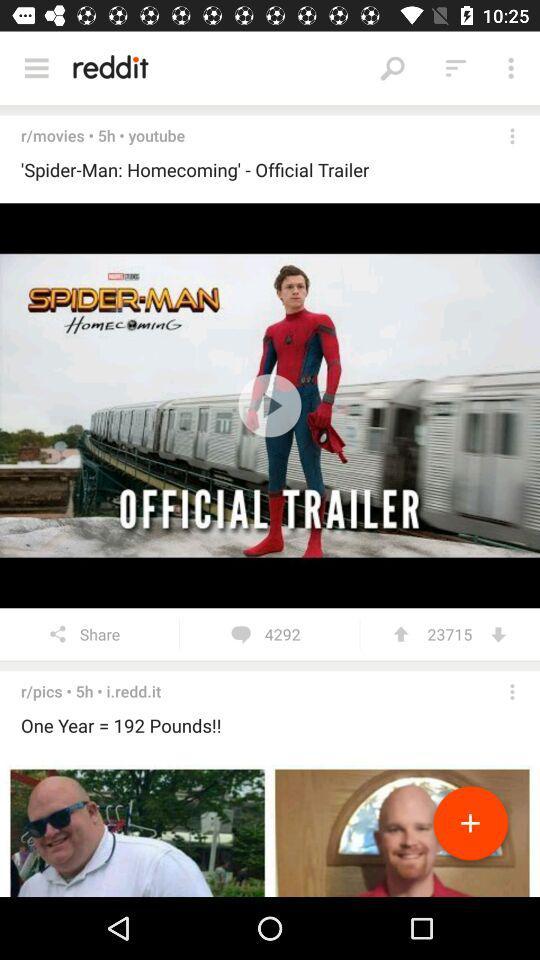 The height and width of the screenshot is (960, 540). What do you see at coordinates (36, 68) in the screenshot?
I see `show menu` at bounding box center [36, 68].